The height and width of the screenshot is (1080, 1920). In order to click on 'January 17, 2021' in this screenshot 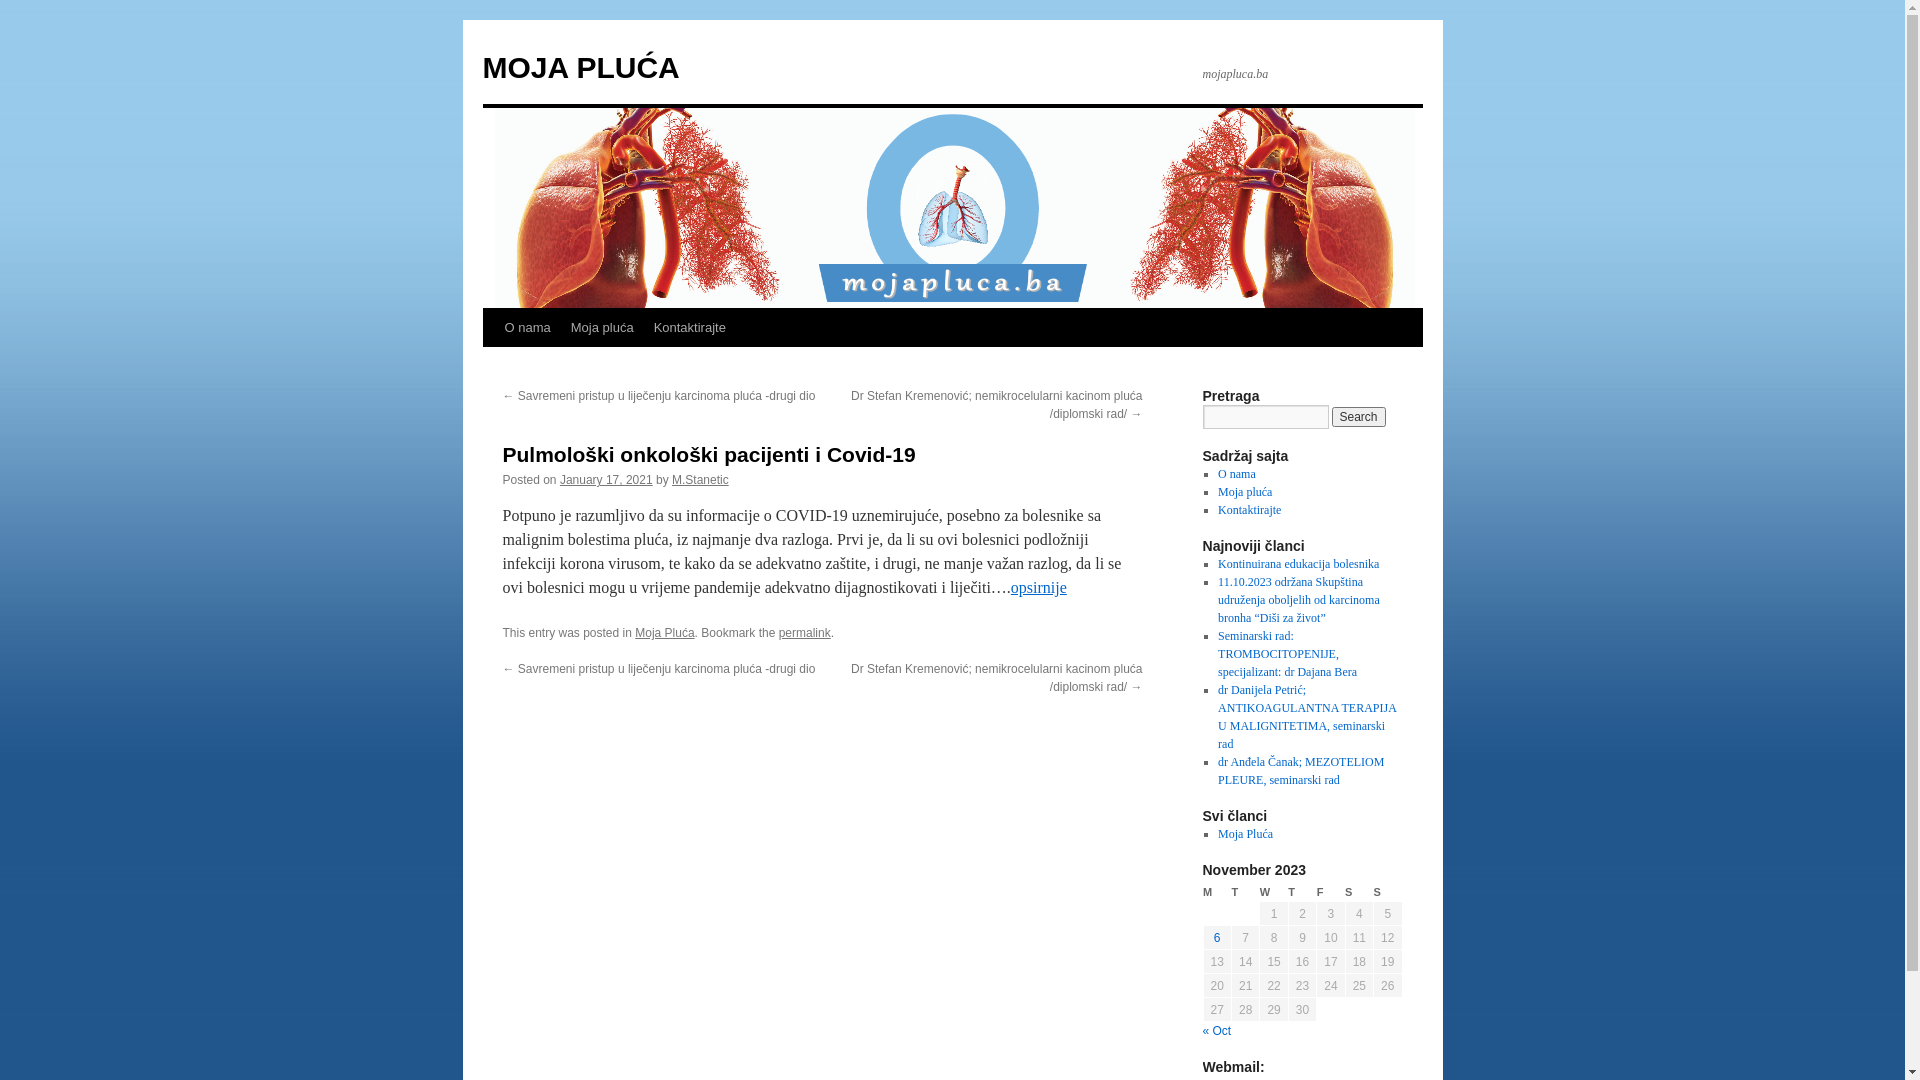, I will do `click(560, 479)`.